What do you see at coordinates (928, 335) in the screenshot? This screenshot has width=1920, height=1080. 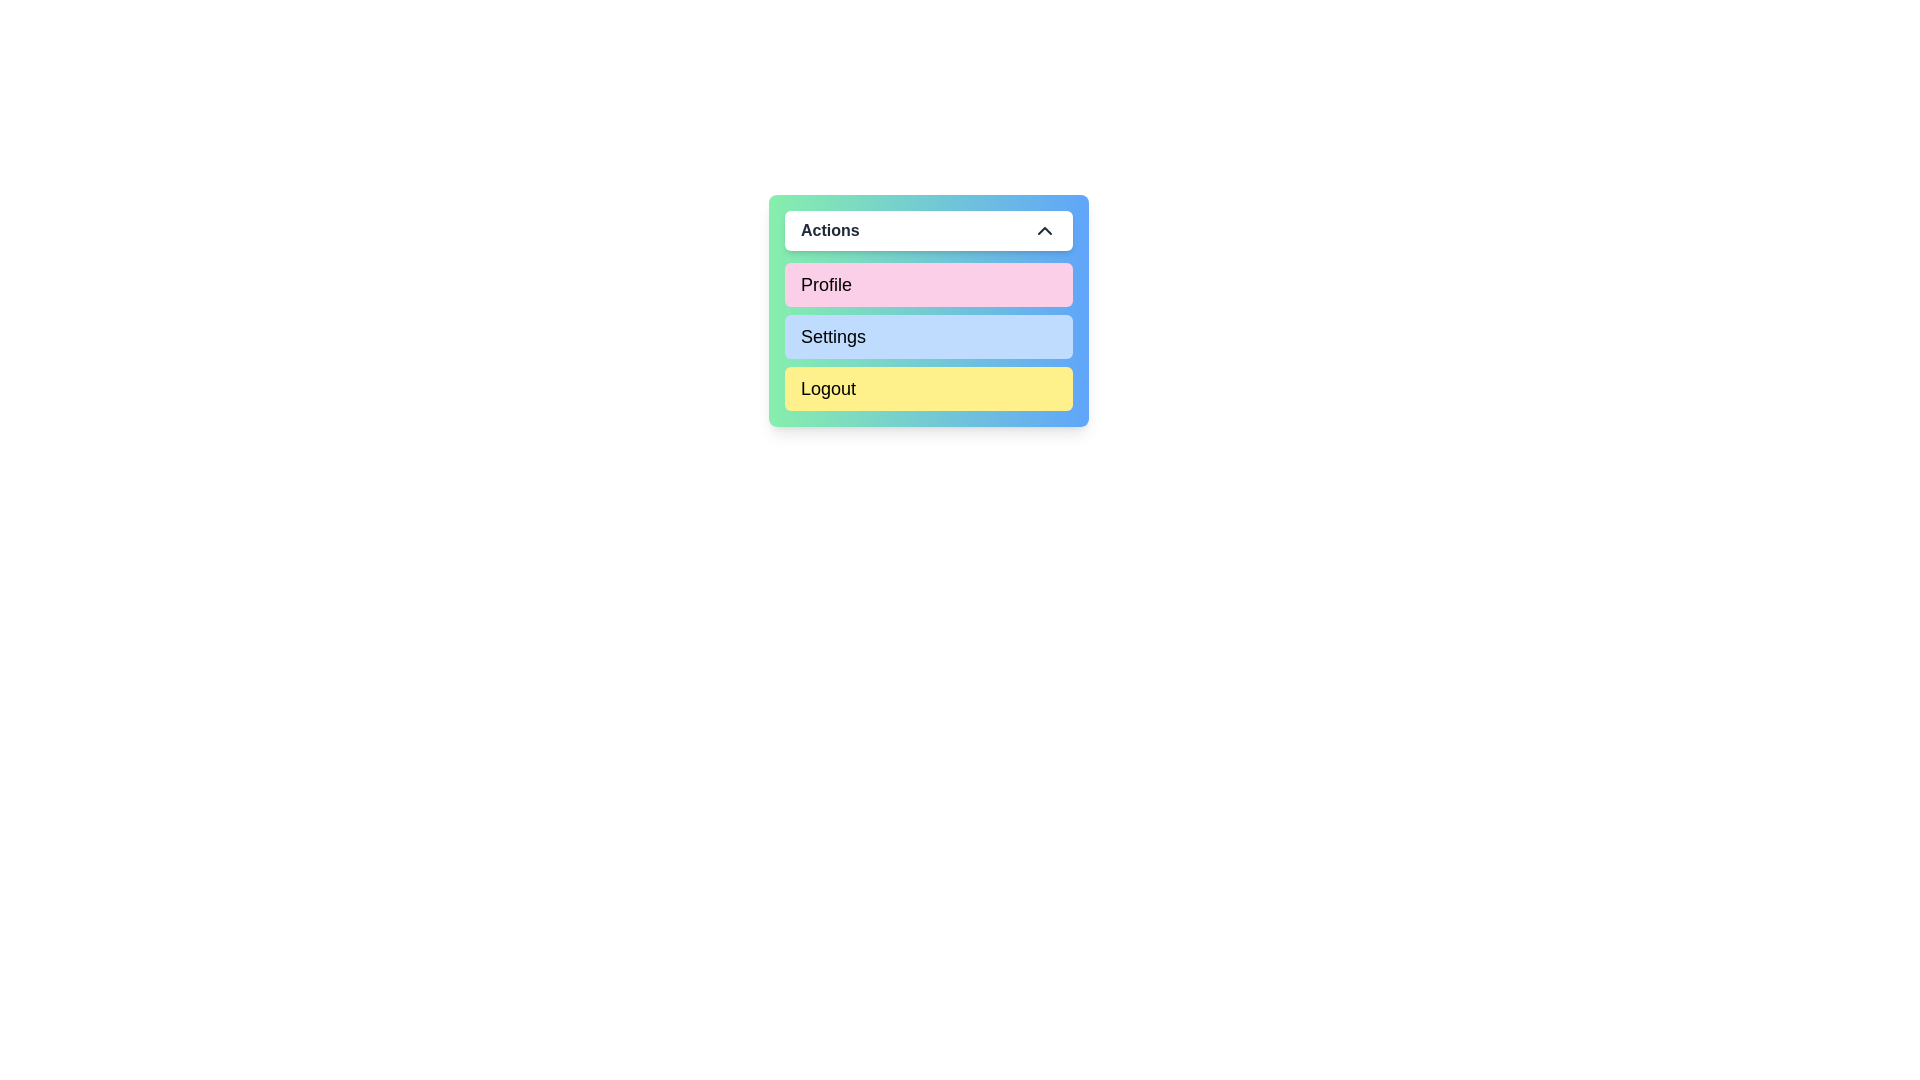 I see `the 'Settings' button, which is a light blue rectangular button with rounded corners, located between the 'Profile' button and the 'Logout' button in a vertical list` at bounding box center [928, 335].